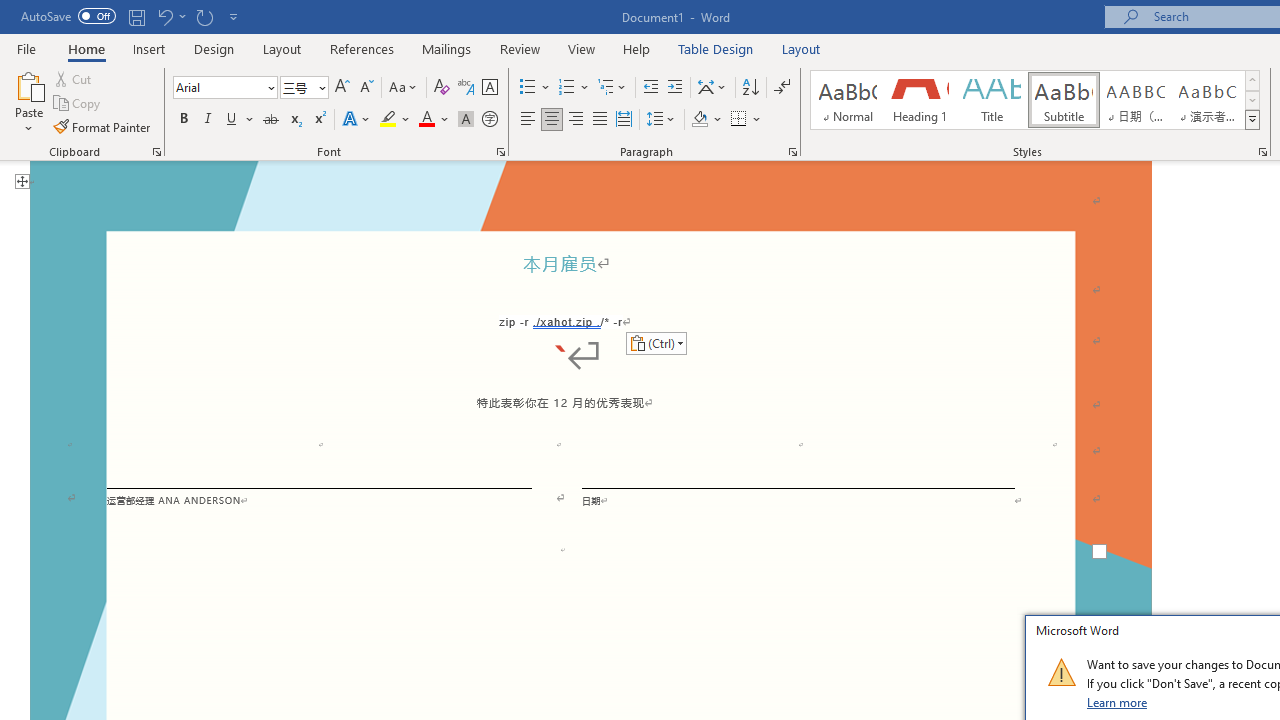 Image resolution: width=1280 pixels, height=720 pixels. Describe the element at coordinates (366, 86) in the screenshot. I see `'Shrink Font'` at that location.